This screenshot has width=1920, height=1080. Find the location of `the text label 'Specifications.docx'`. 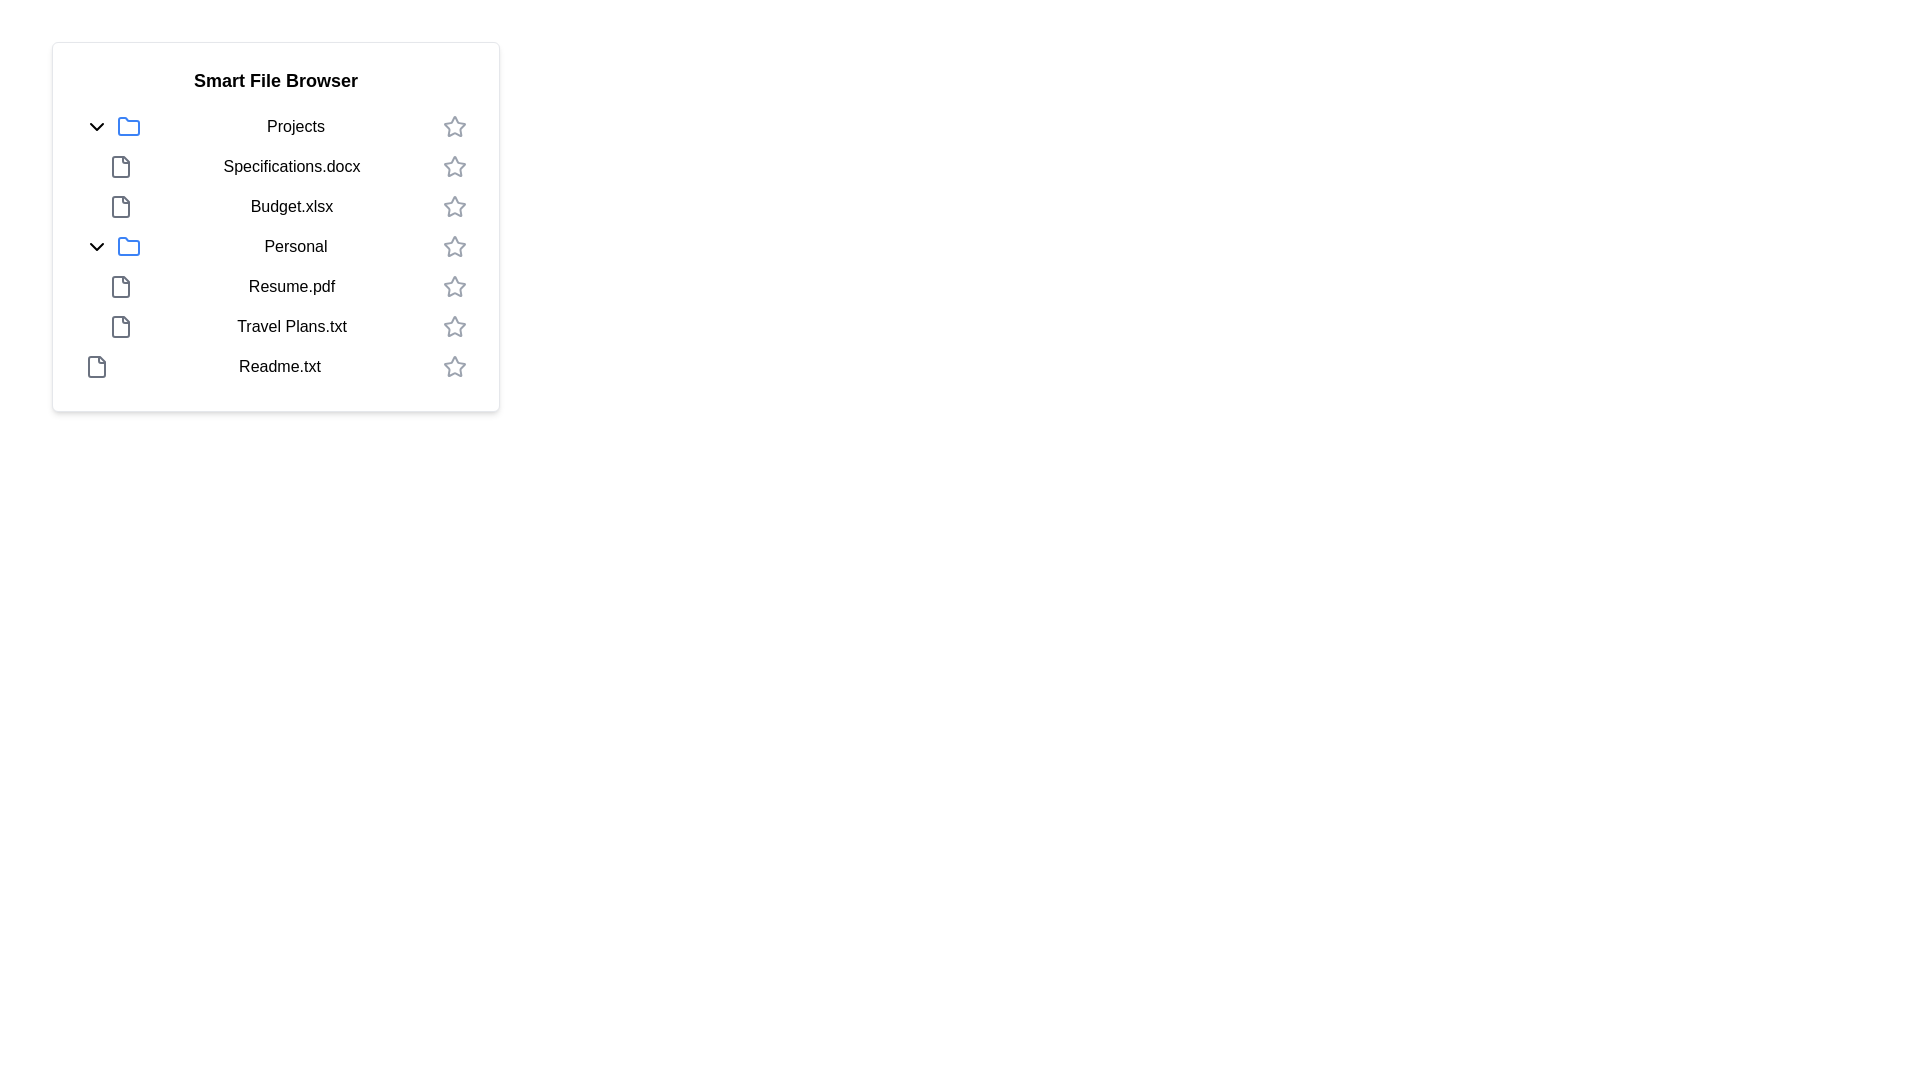

the text label 'Specifications.docx' is located at coordinates (287, 165).